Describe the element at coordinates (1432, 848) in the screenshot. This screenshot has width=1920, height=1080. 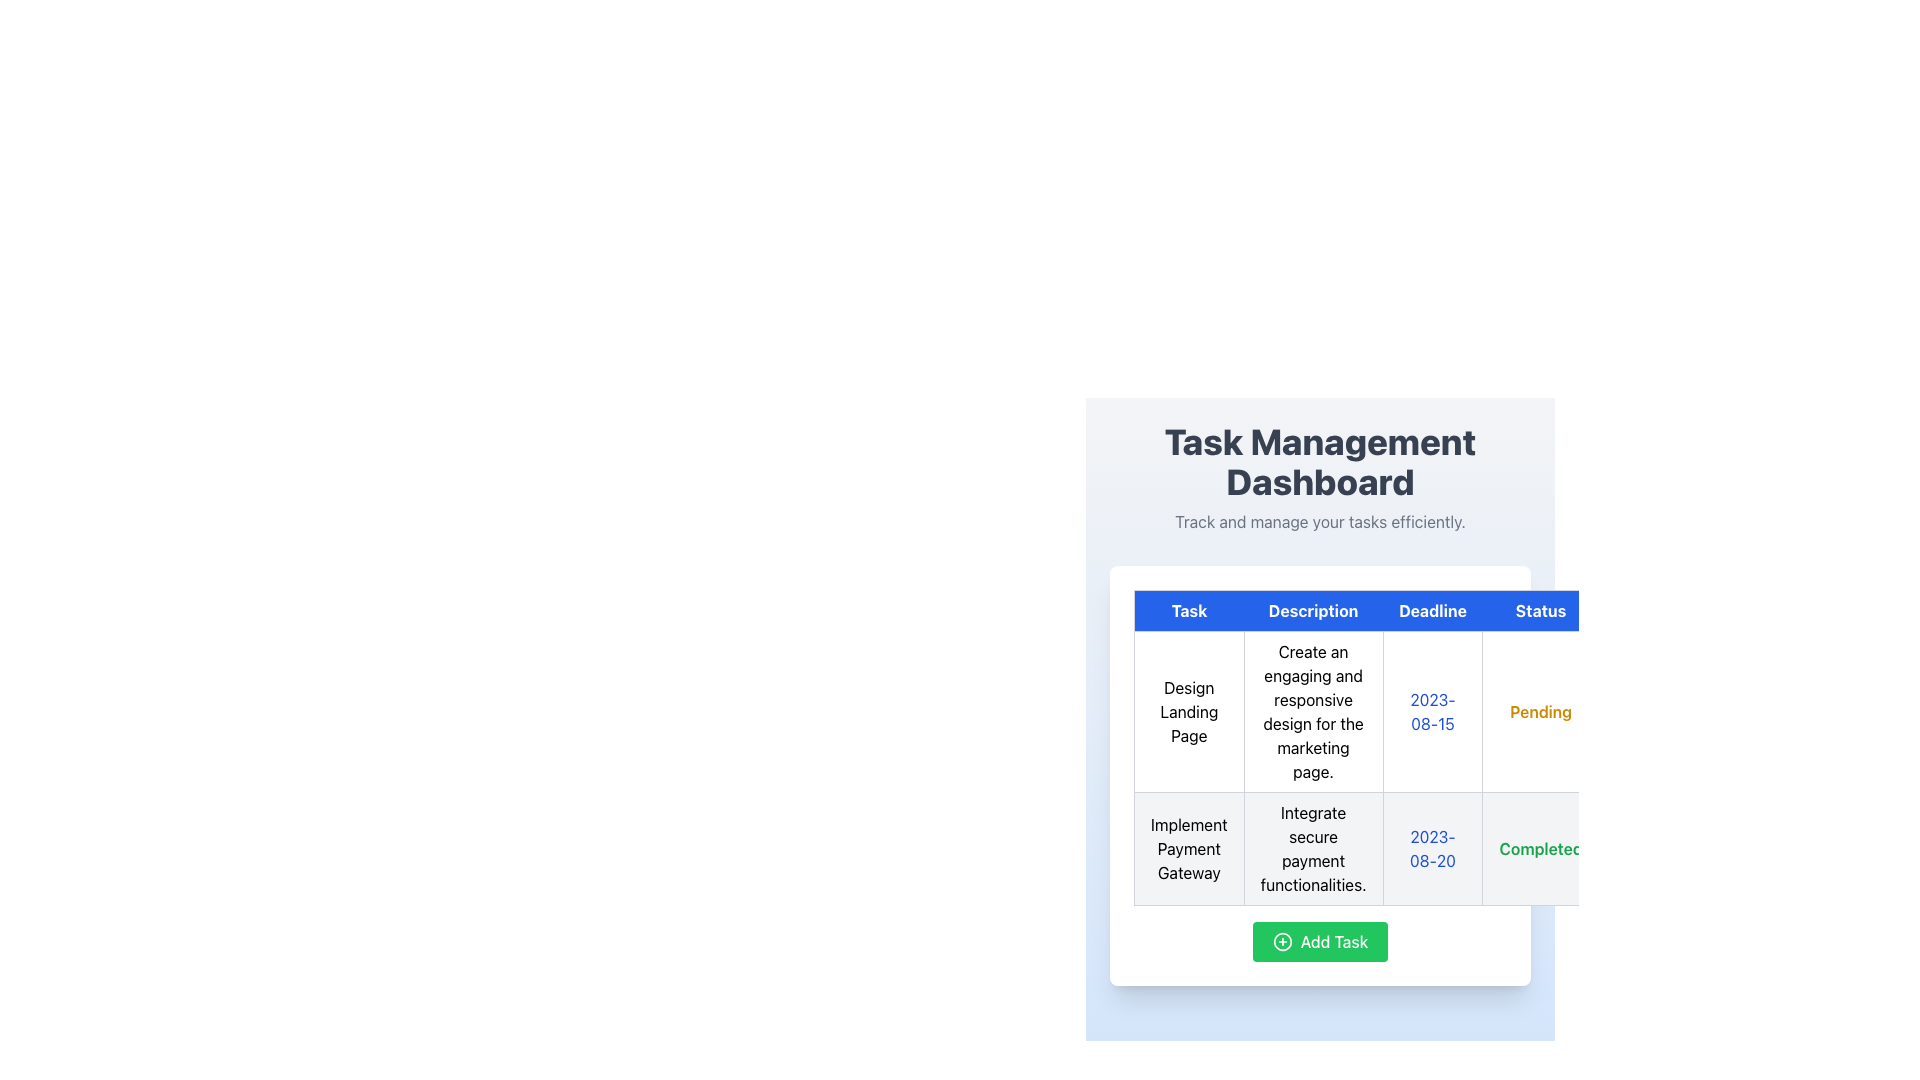
I see `the Static Label displaying the date '2023-08-20' in the 'Deadline' column of the 'Implement Payment Gateway' row` at that location.